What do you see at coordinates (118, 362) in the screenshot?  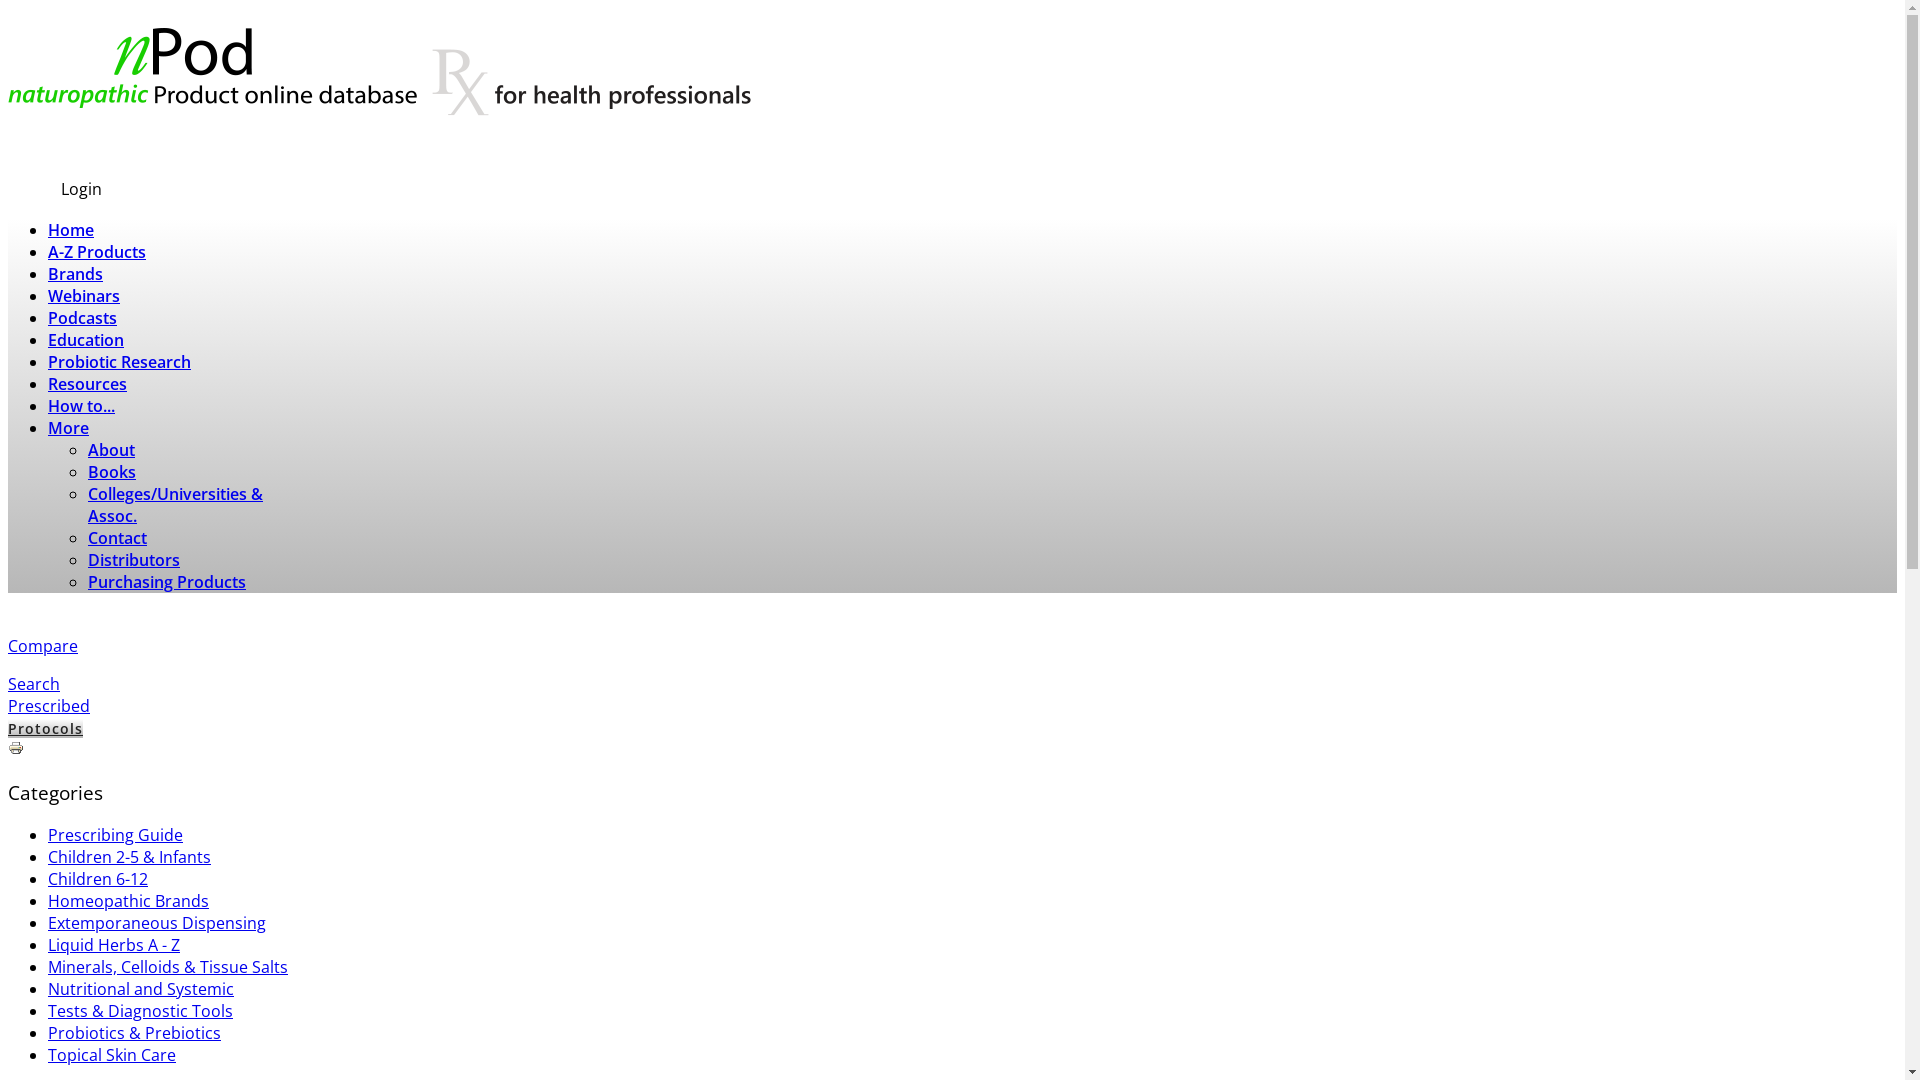 I see `'Probiotic Research'` at bounding box center [118, 362].